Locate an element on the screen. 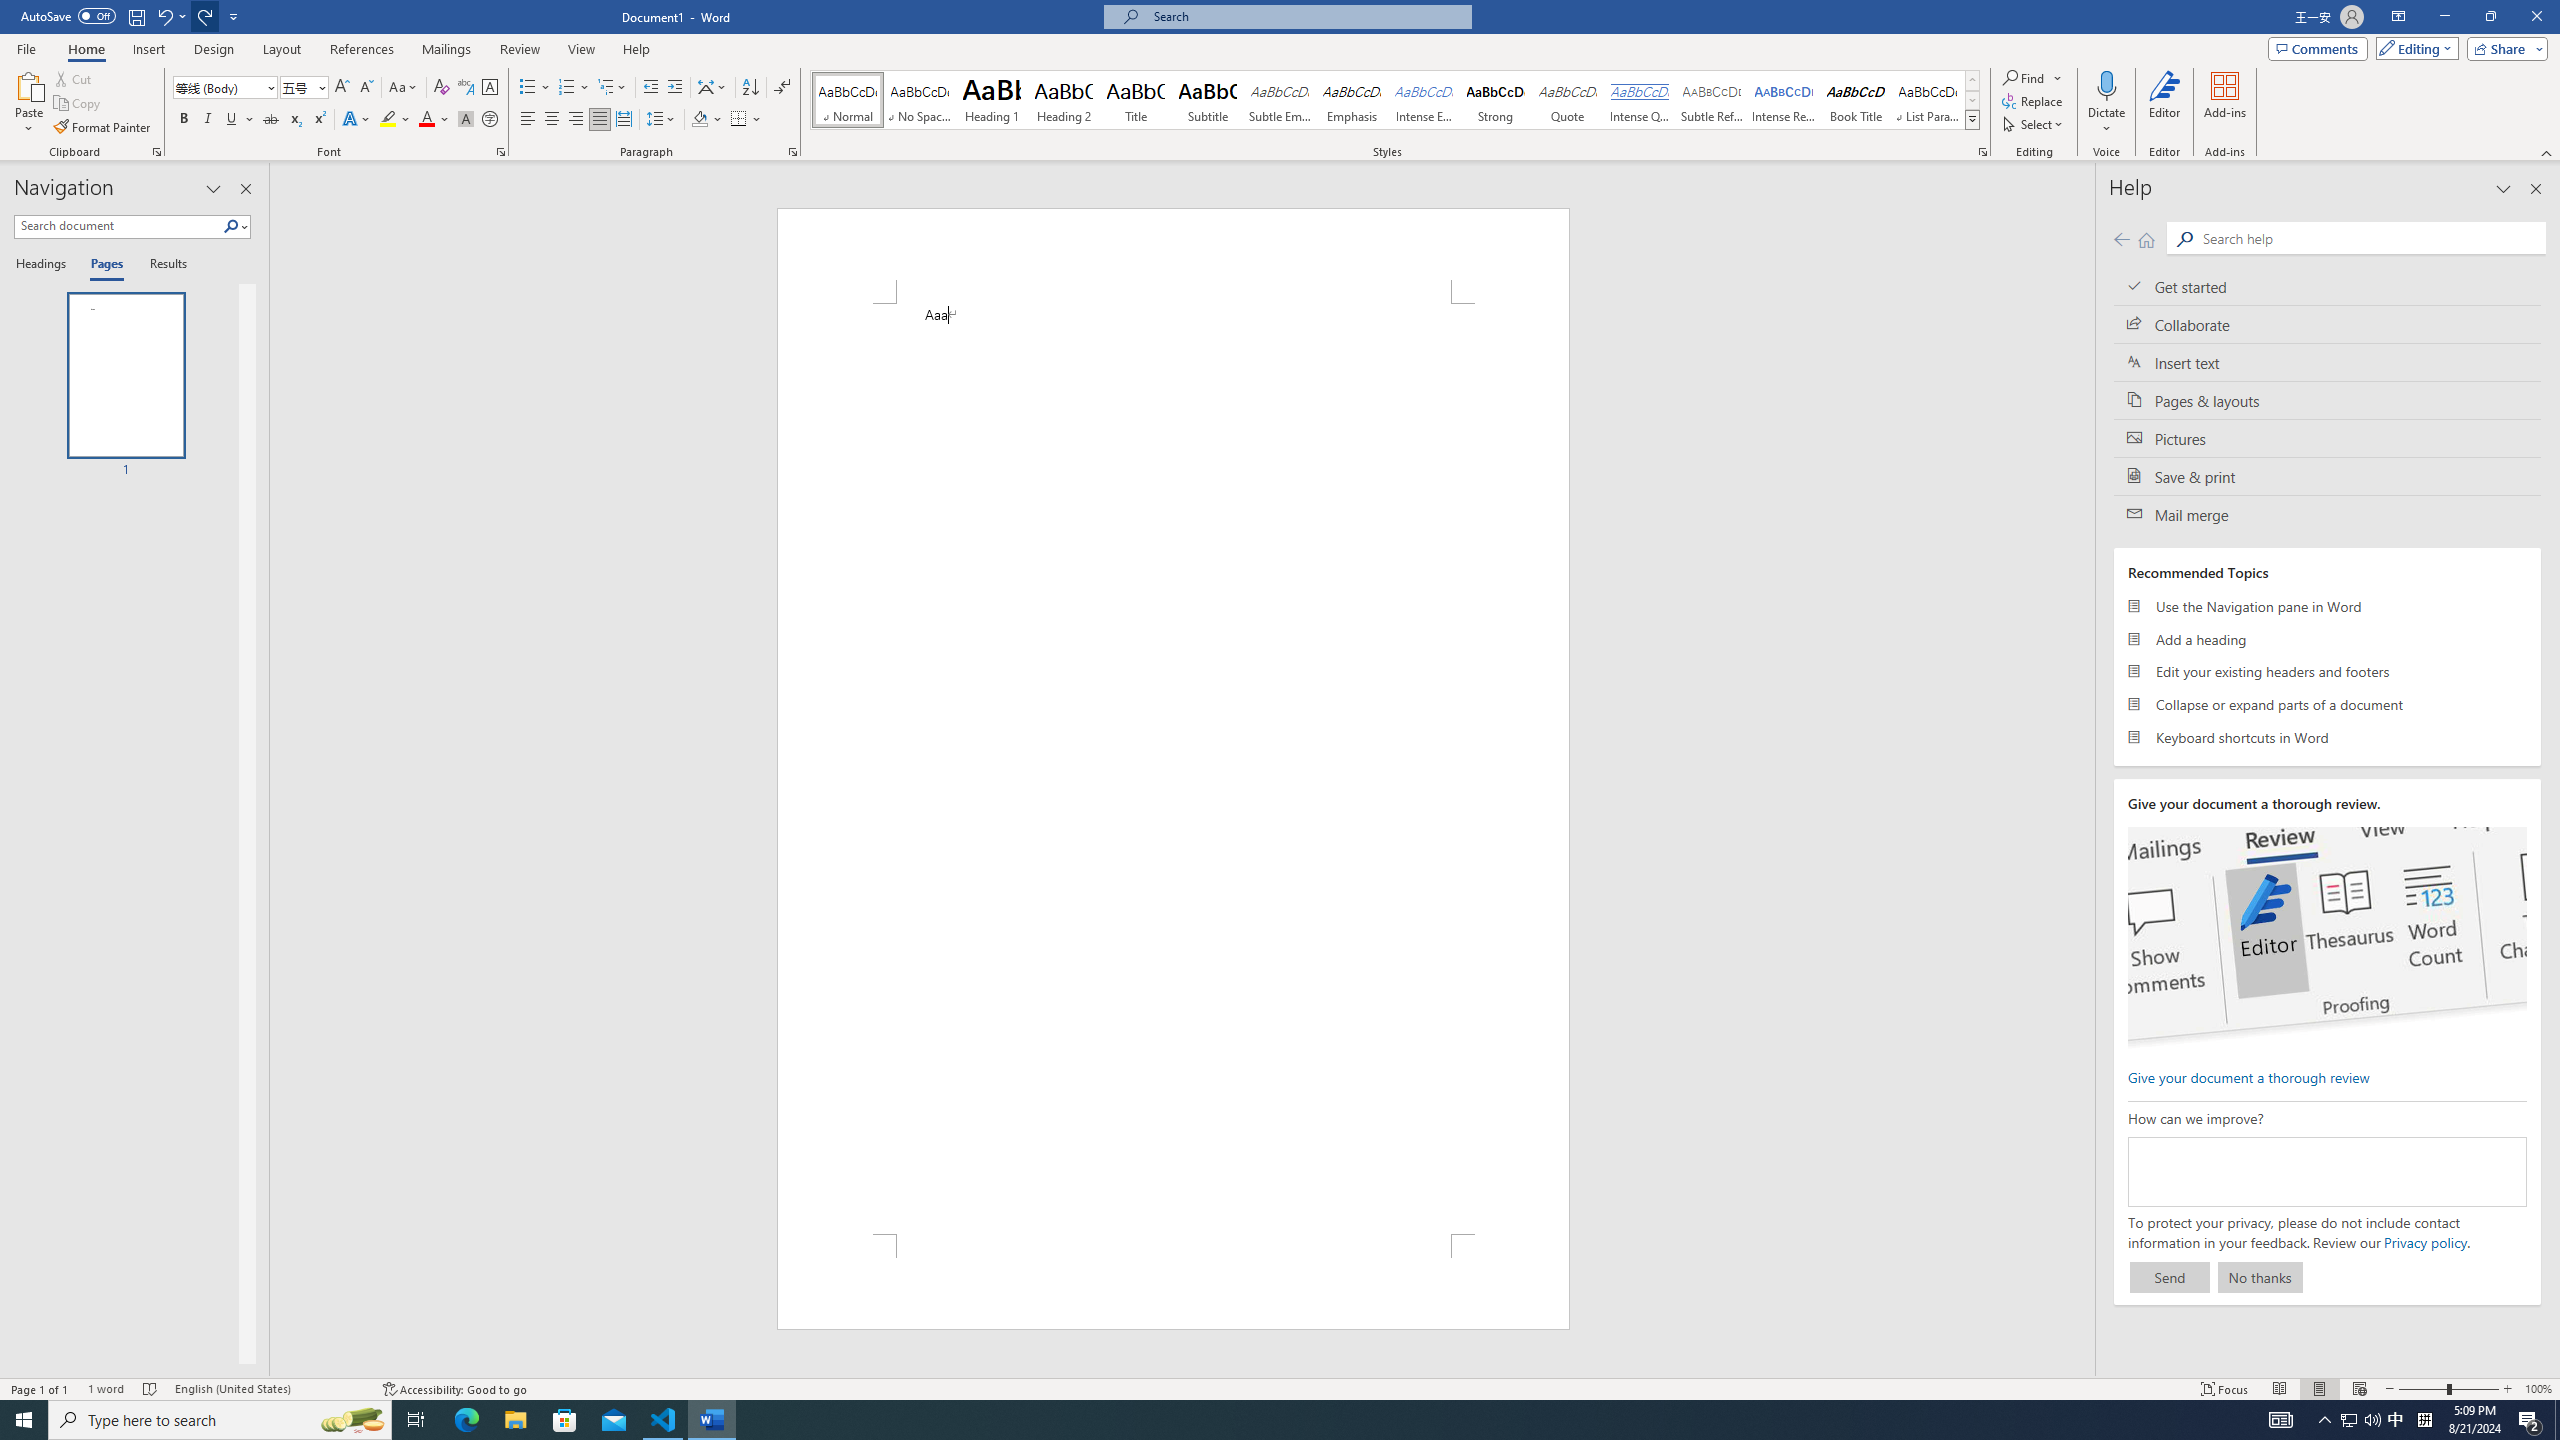  'Numbering' is located at coordinates (566, 87).